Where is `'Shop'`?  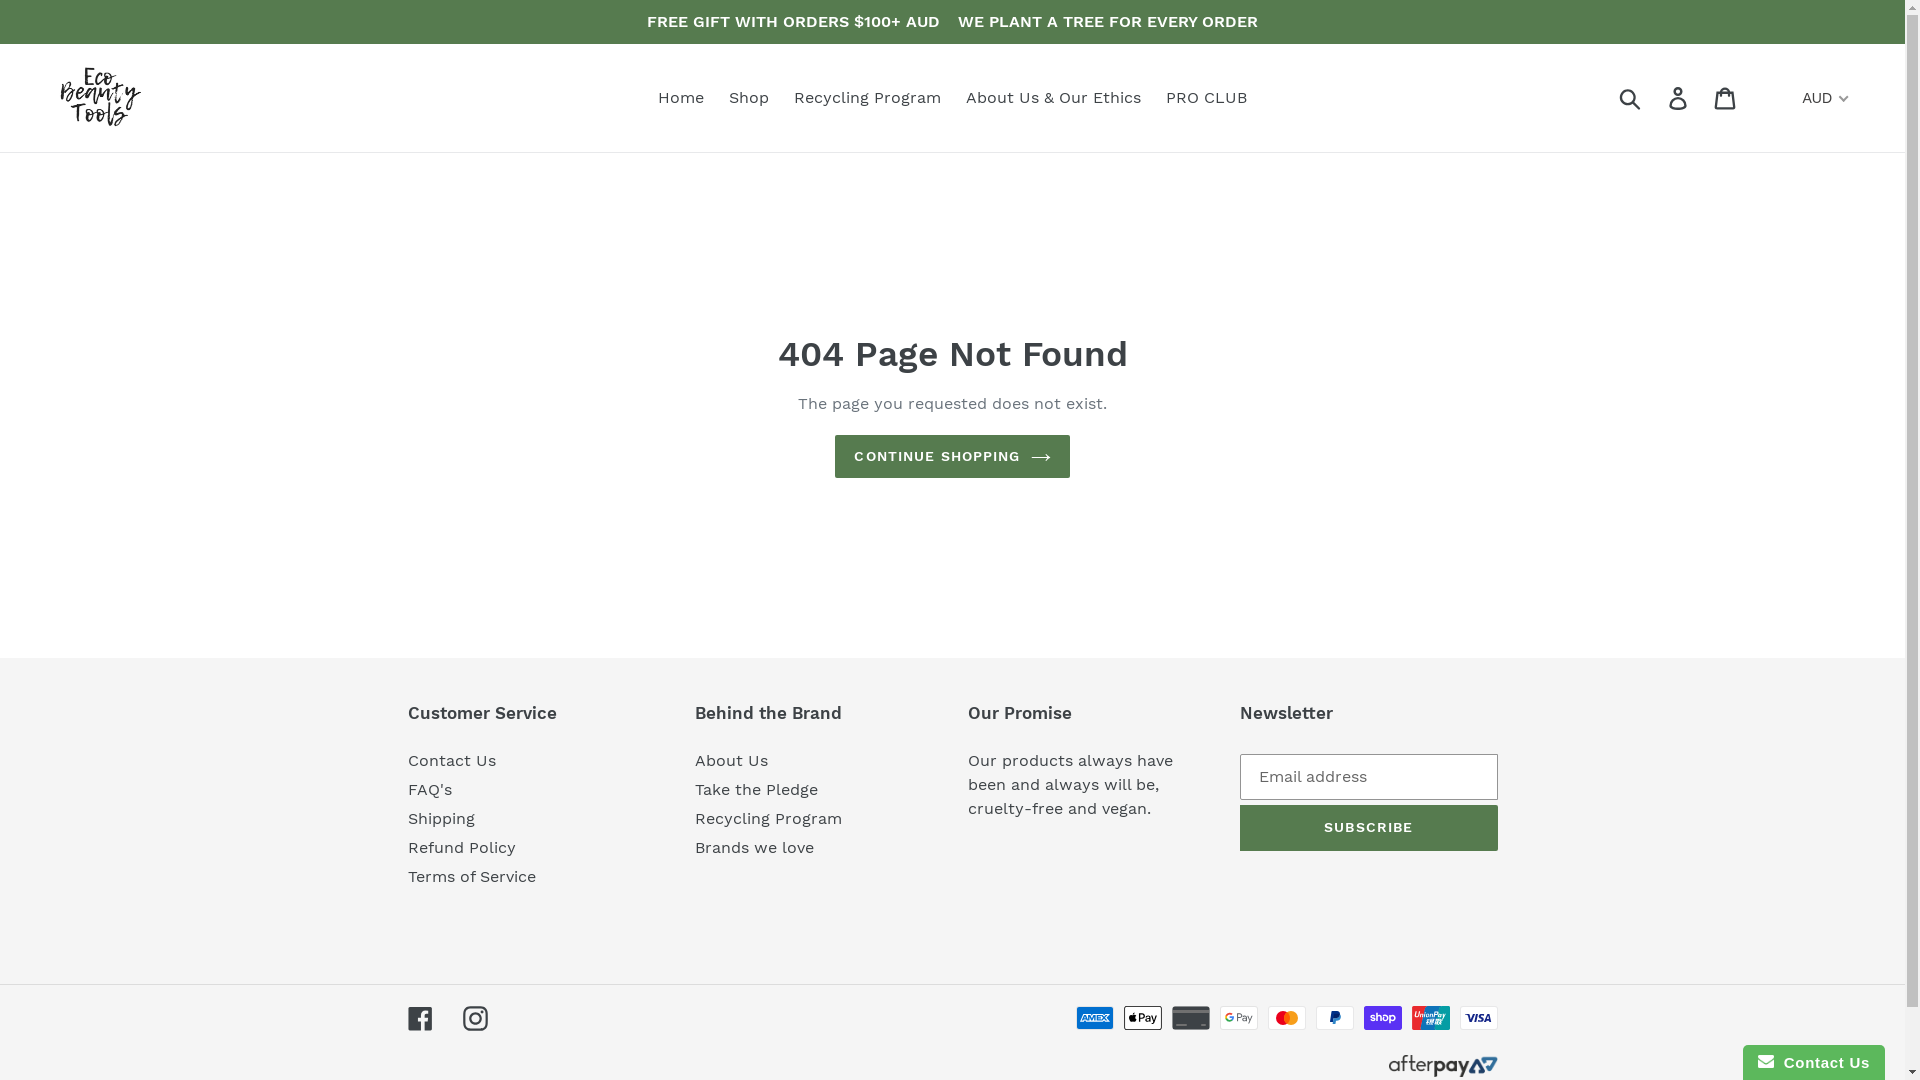 'Shop' is located at coordinates (747, 97).